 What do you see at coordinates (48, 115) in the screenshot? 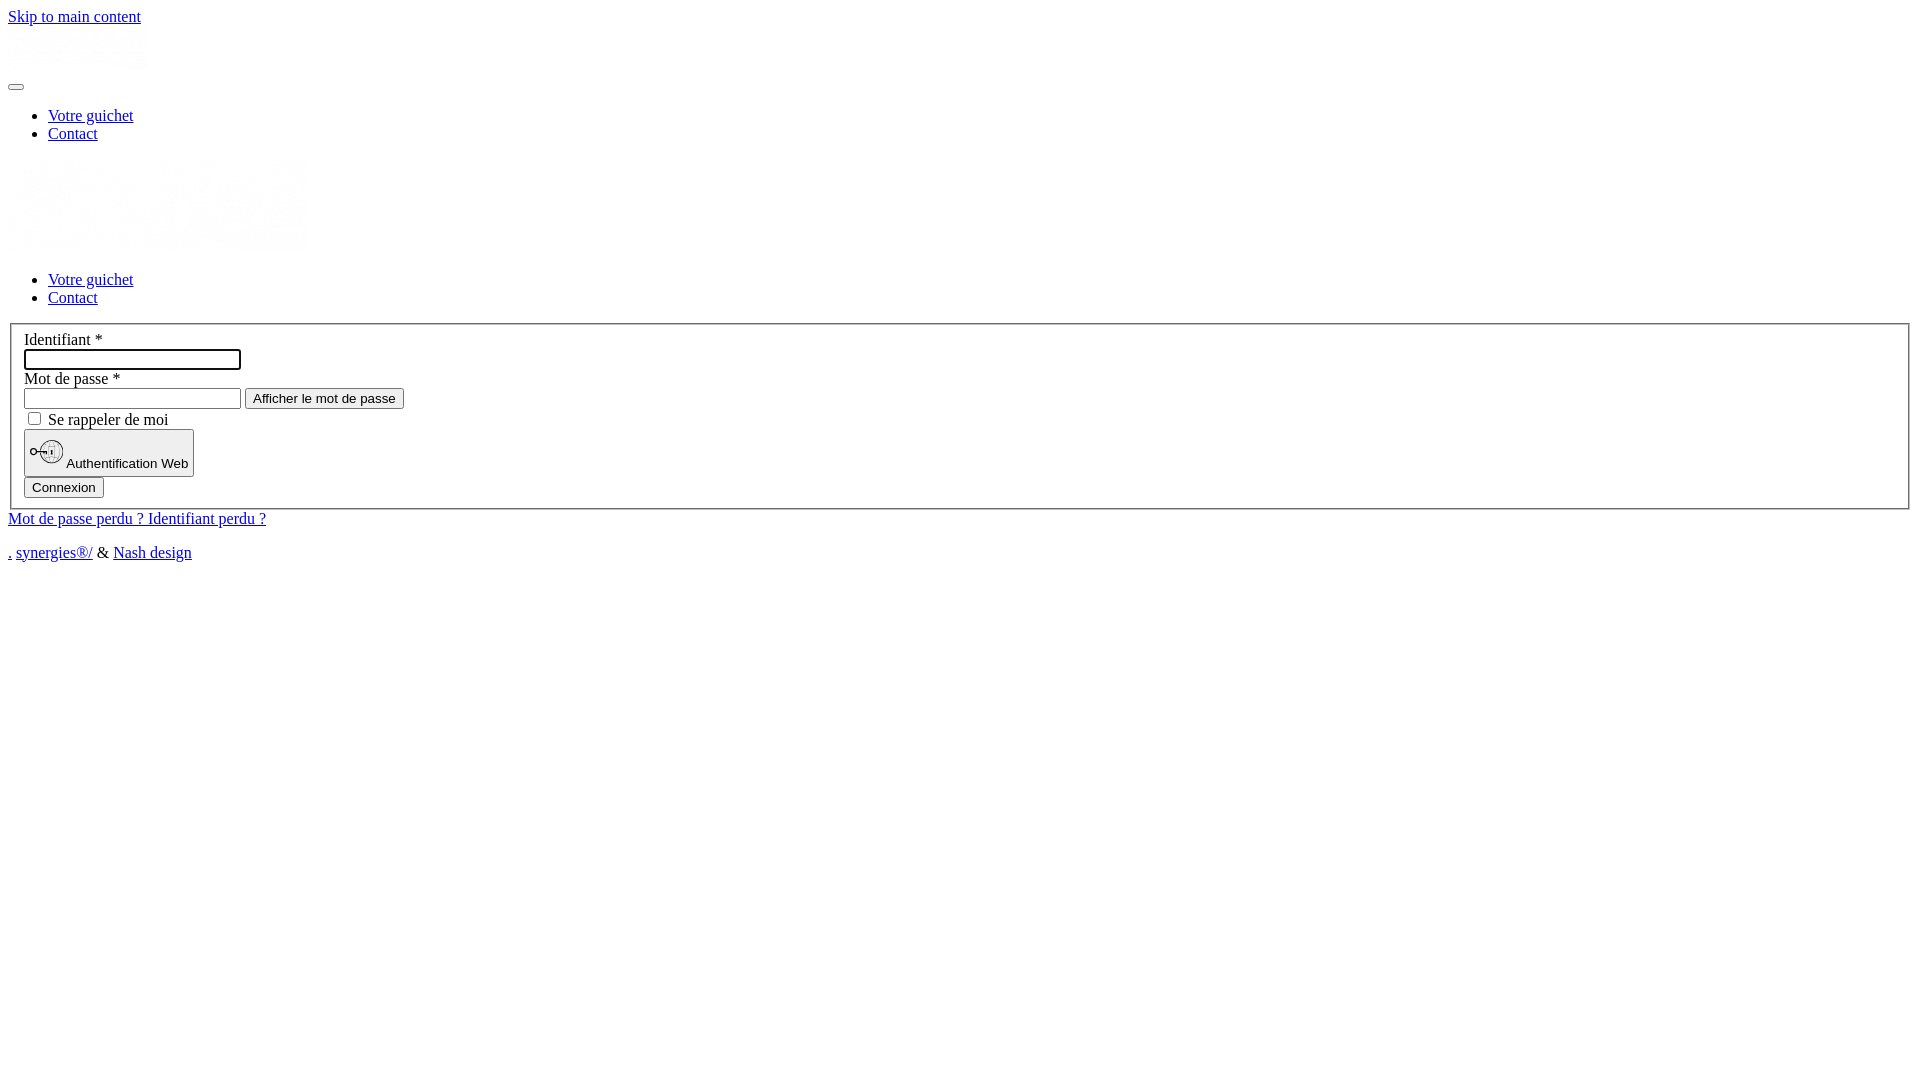
I see `'Votre guichet'` at bounding box center [48, 115].